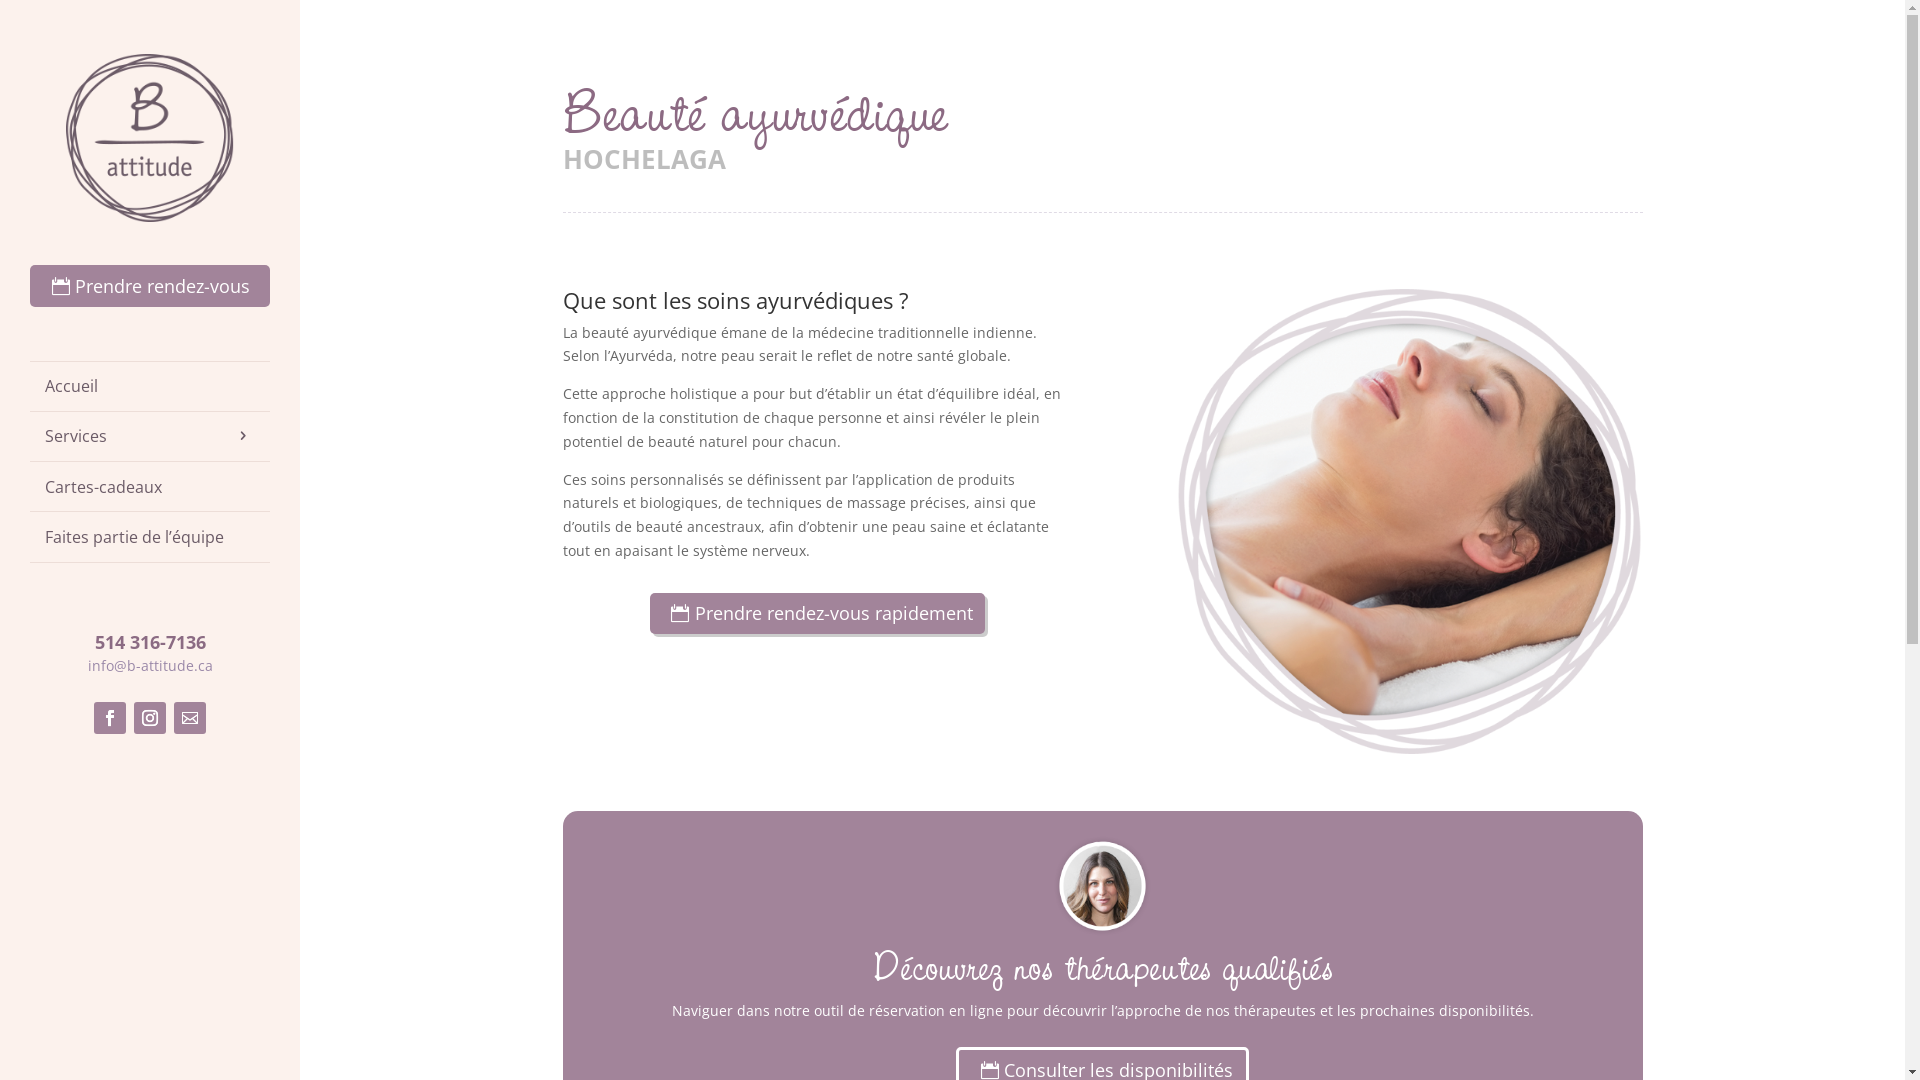  Describe the element at coordinates (817, 612) in the screenshot. I see `'Prendre rendez-vous rapidement'` at that location.